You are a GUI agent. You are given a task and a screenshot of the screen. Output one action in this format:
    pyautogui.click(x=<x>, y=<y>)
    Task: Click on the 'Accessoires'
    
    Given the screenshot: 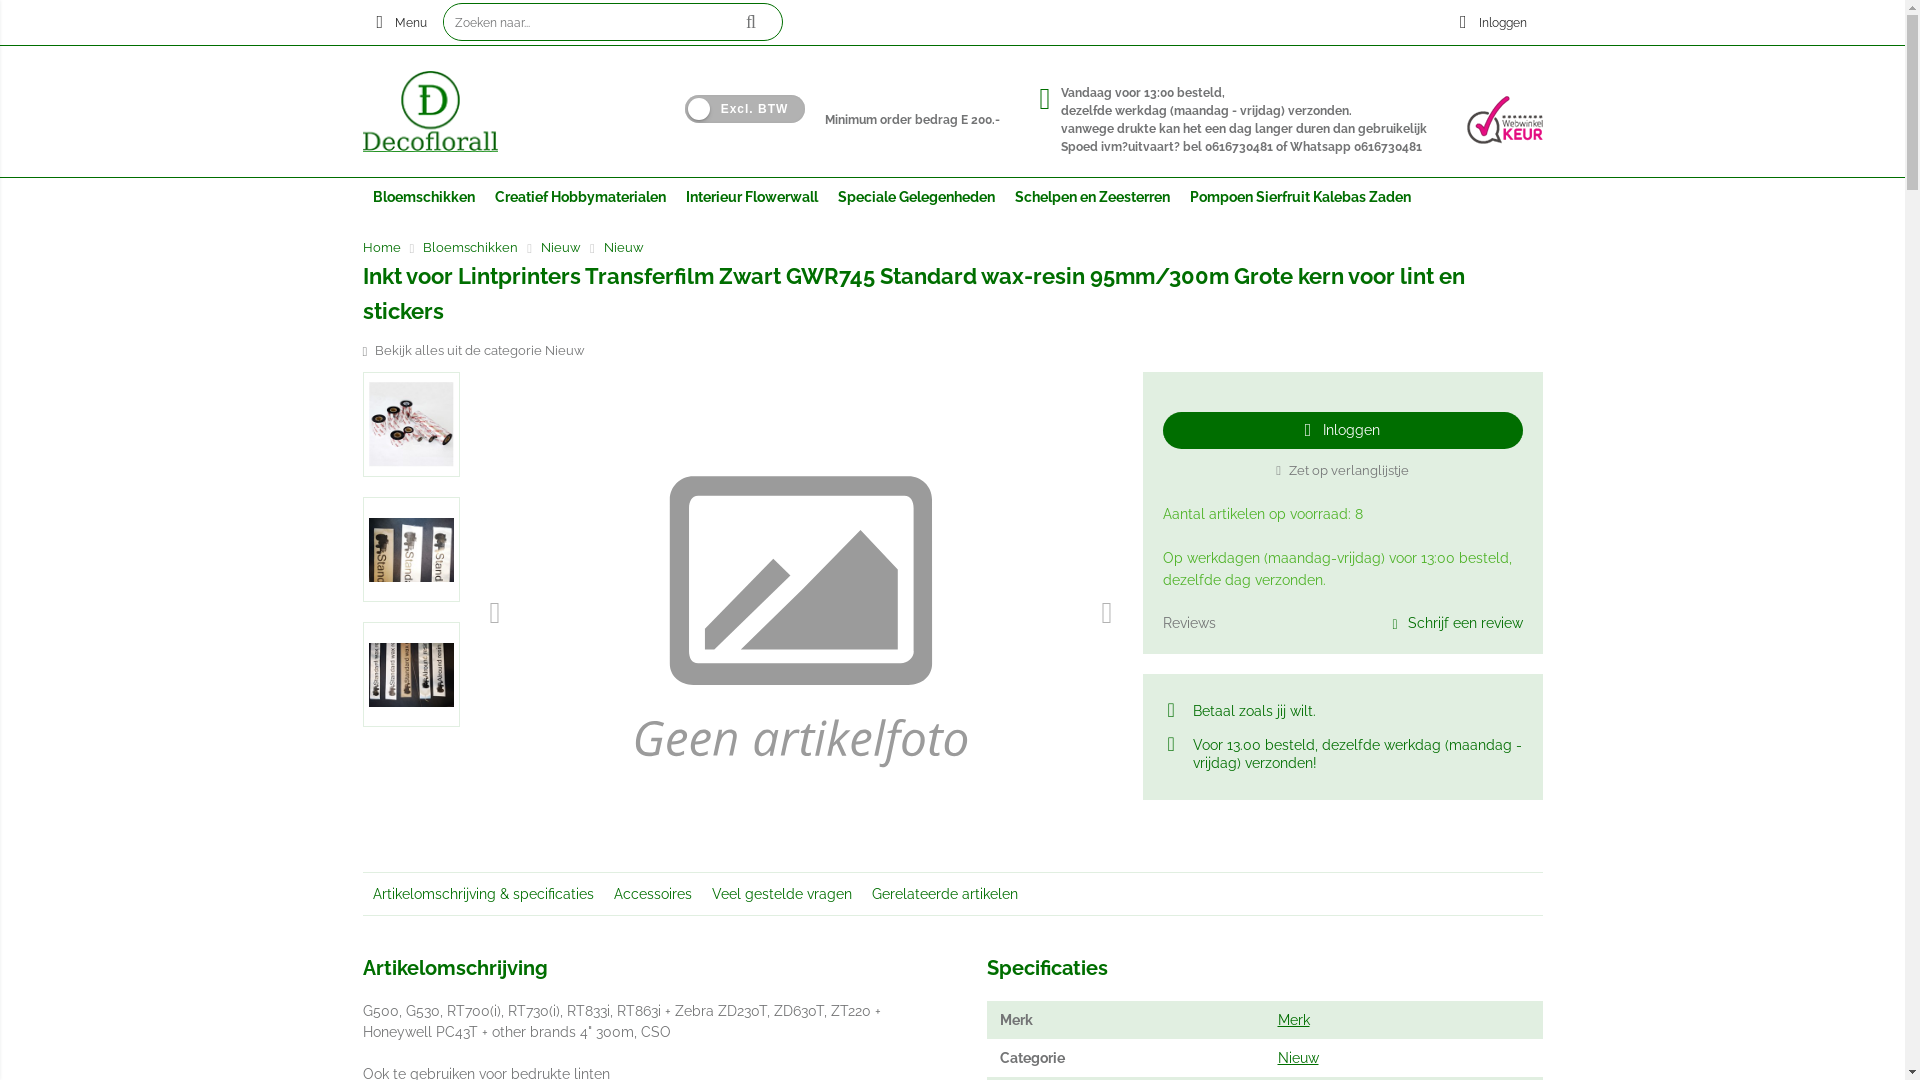 What is the action you would take?
    pyautogui.click(x=652, y=893)
    